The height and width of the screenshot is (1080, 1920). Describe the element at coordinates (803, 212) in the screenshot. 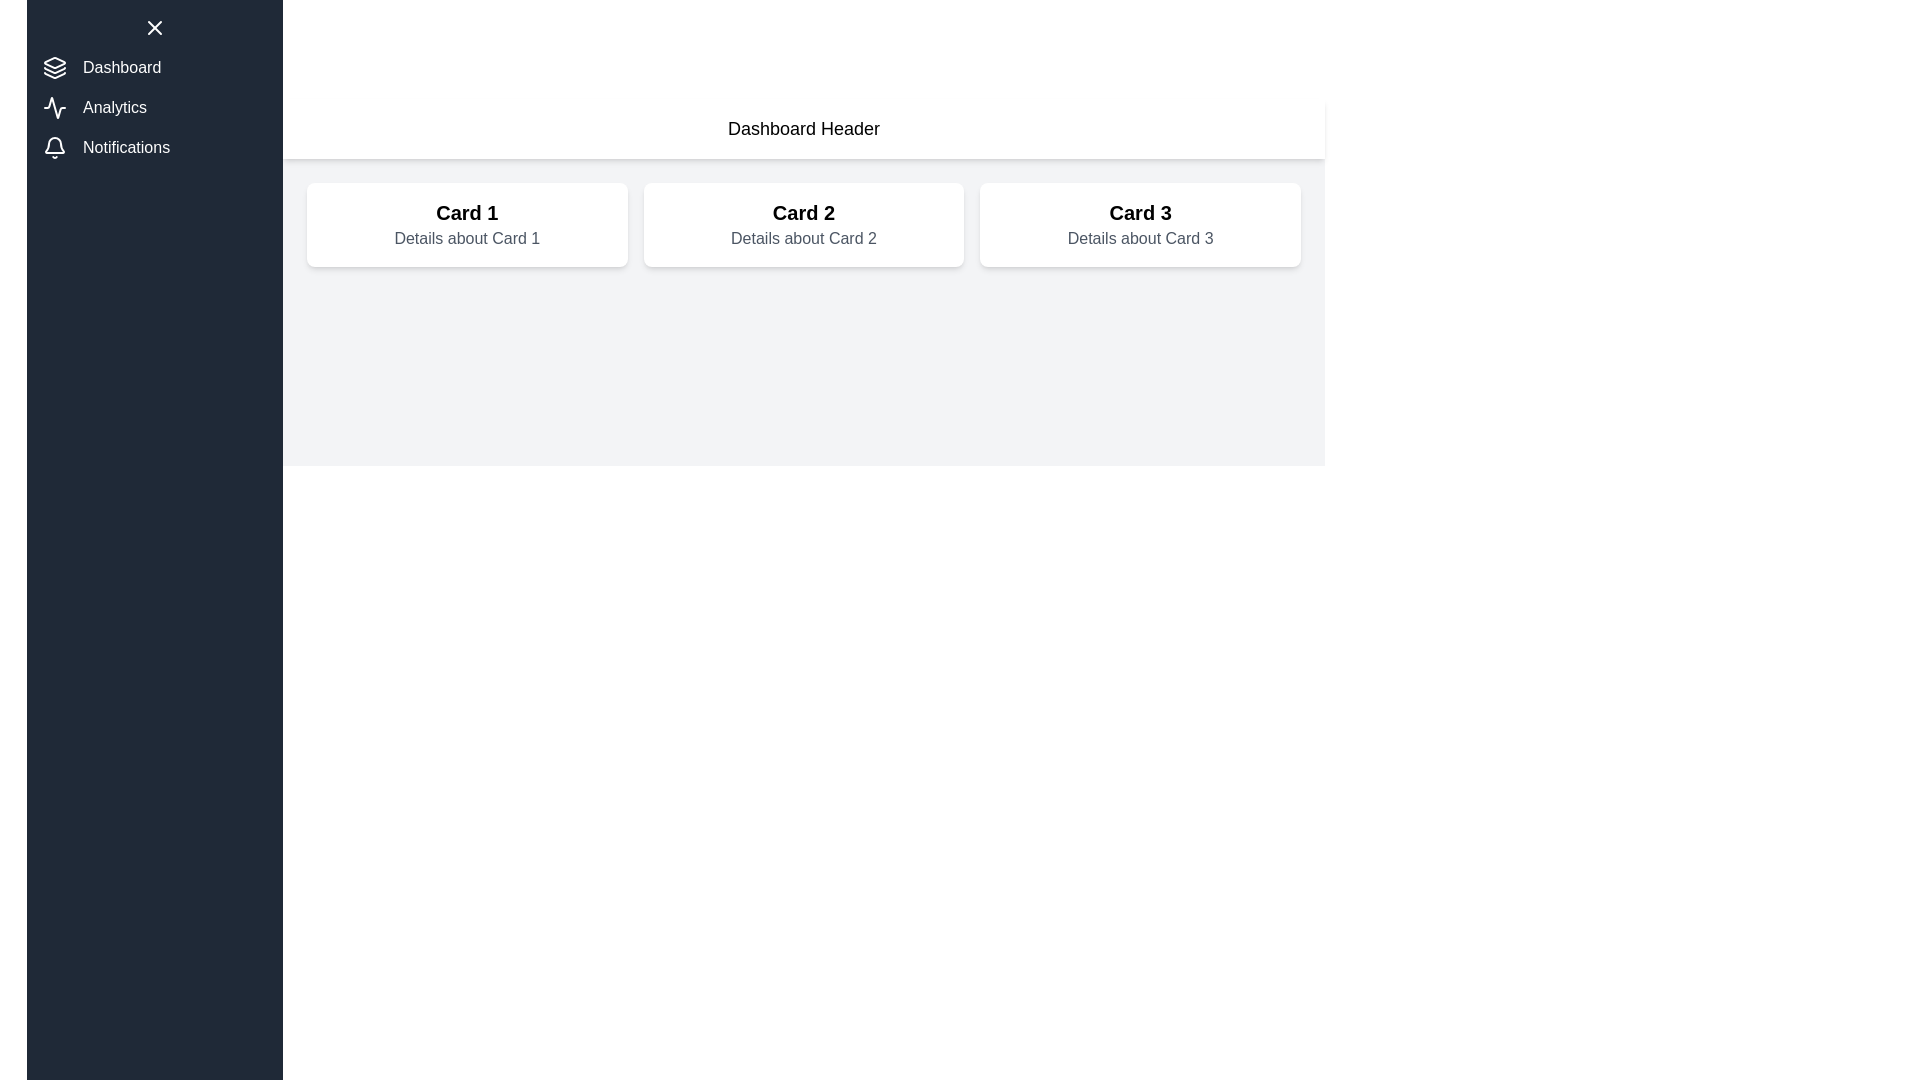

I see `the title text of the middle card in a group of three horizontally aligned cards, which serves as the heading for the card's contents` at that location.